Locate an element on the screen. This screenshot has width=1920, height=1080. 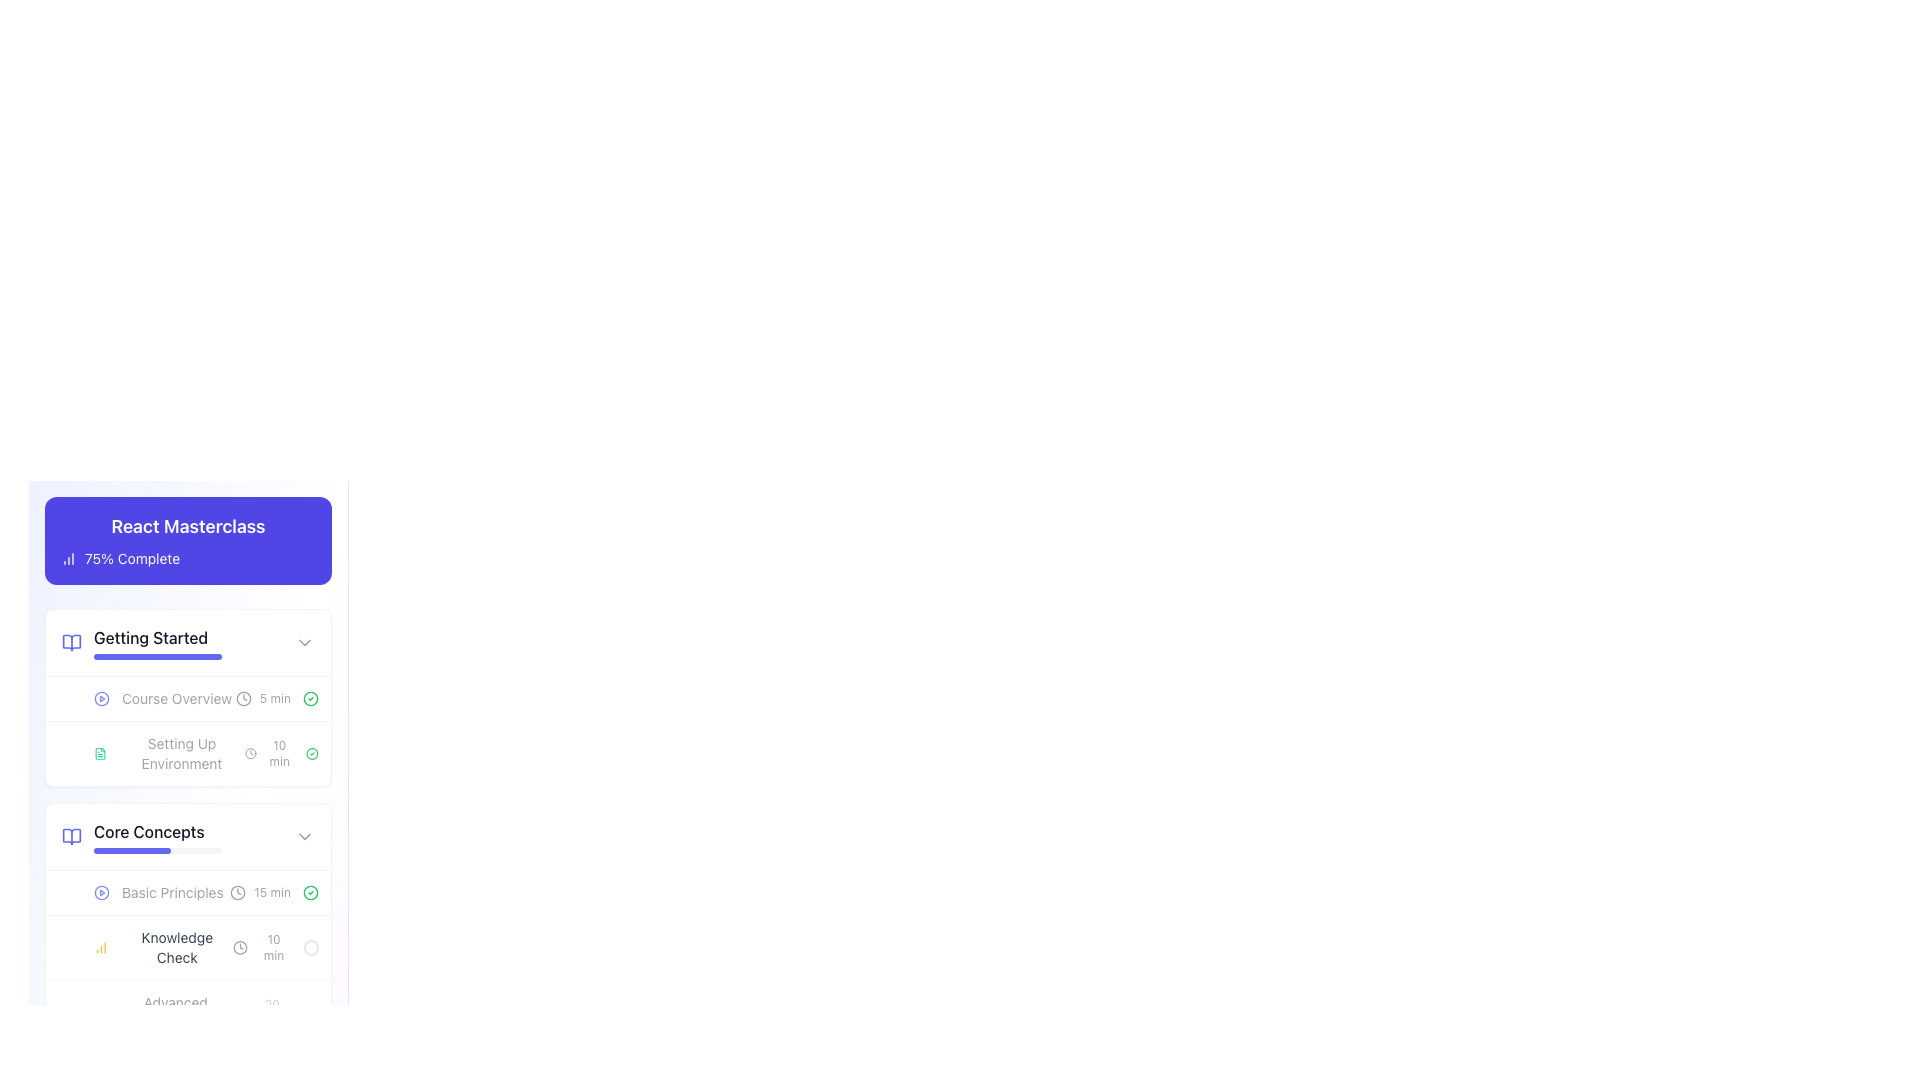
the text label displaying 'Basic Principles' is located at coordinates (172, 892).